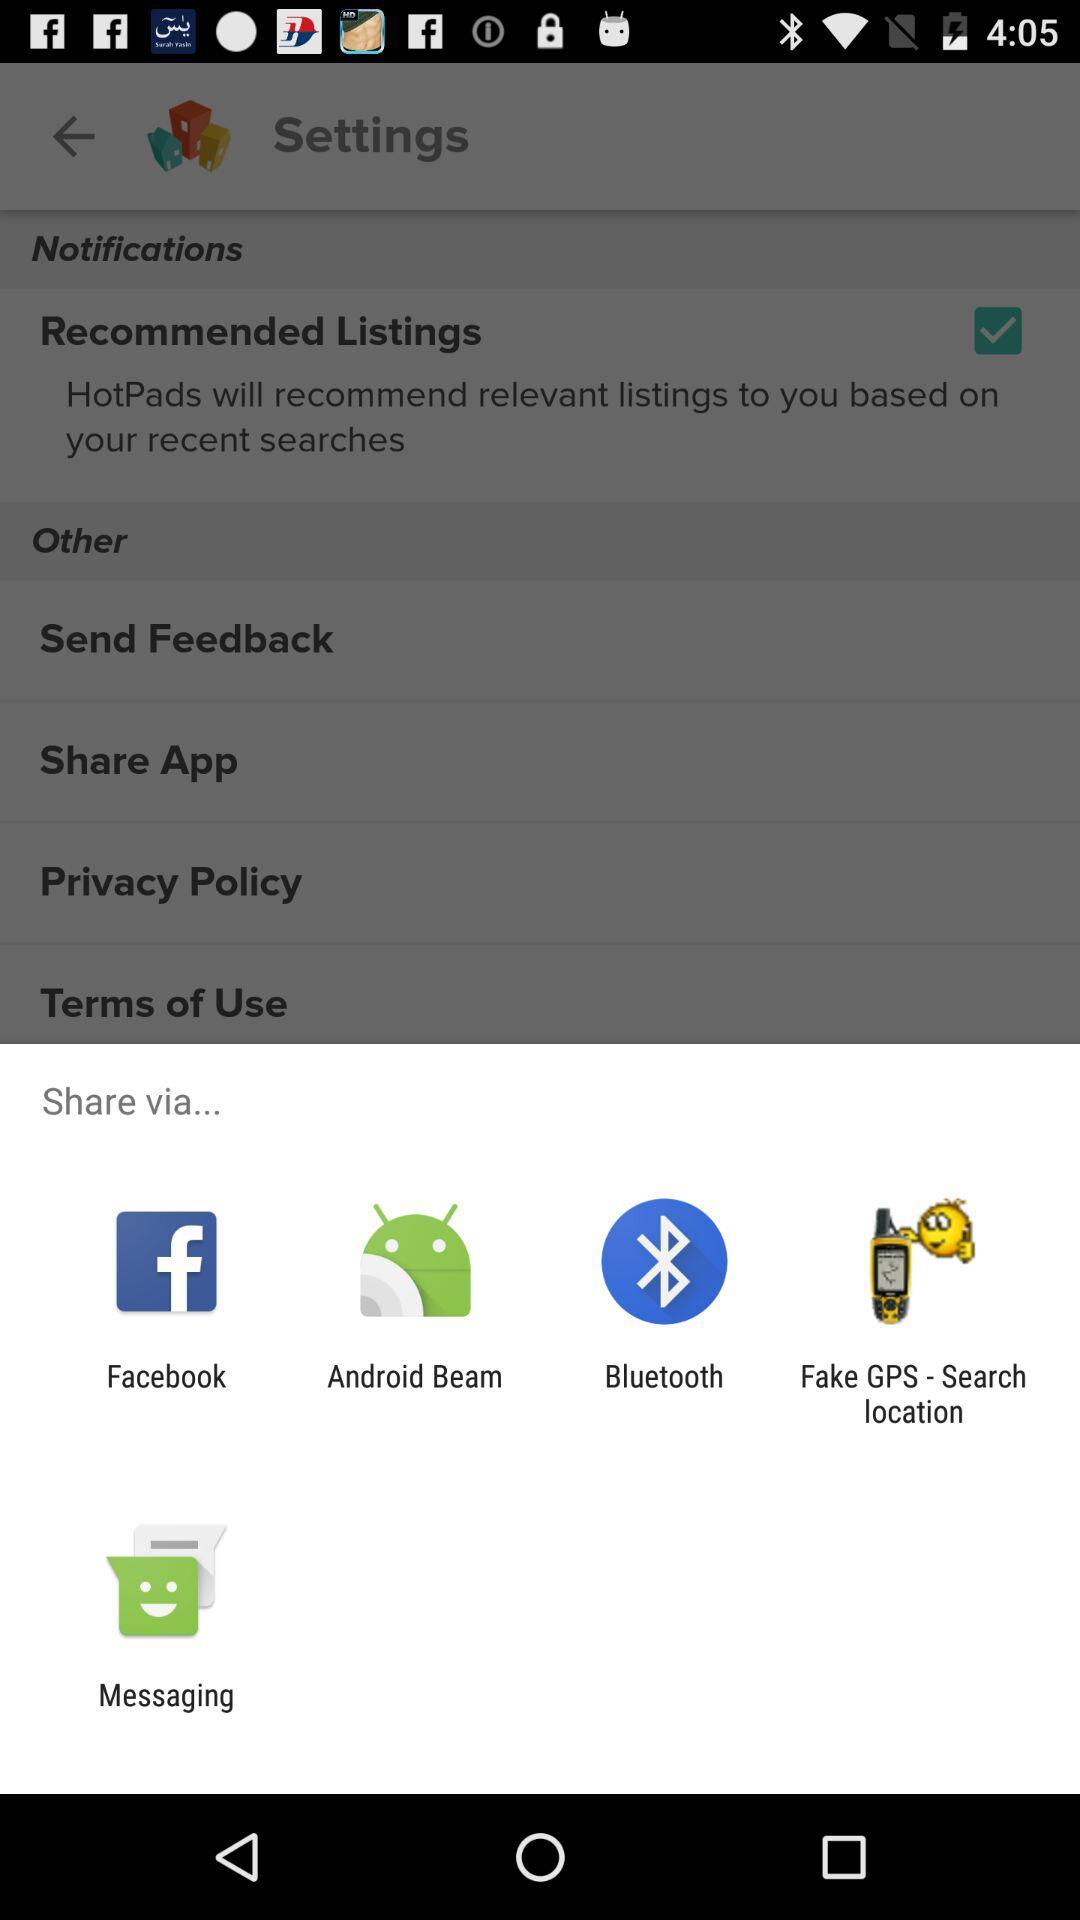 The width and height of the screenshot is (1080, 1920). Describe the element at coordinates (913, 1392) in the screenshot. I see `app to the right of bluetooth item` at that location.